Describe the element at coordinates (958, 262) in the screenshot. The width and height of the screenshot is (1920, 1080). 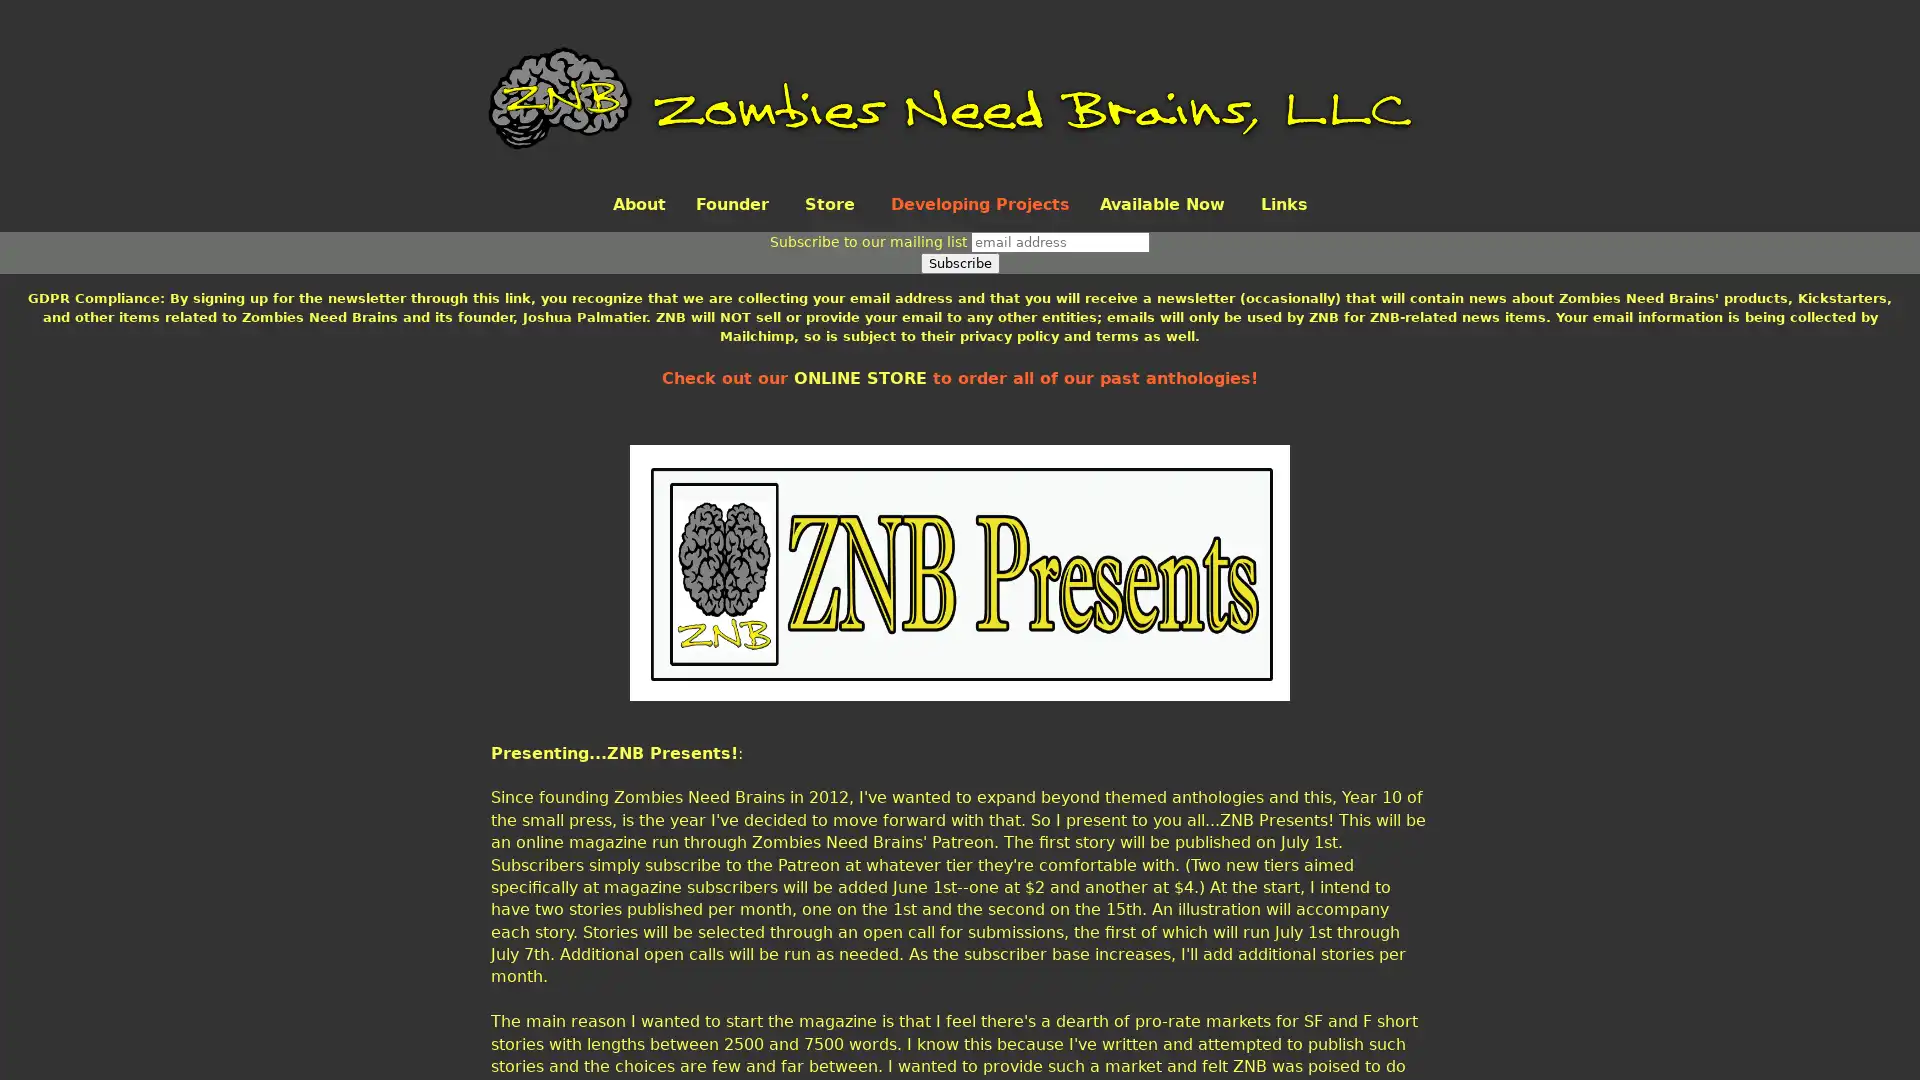
I see `Subscribe` at that location.